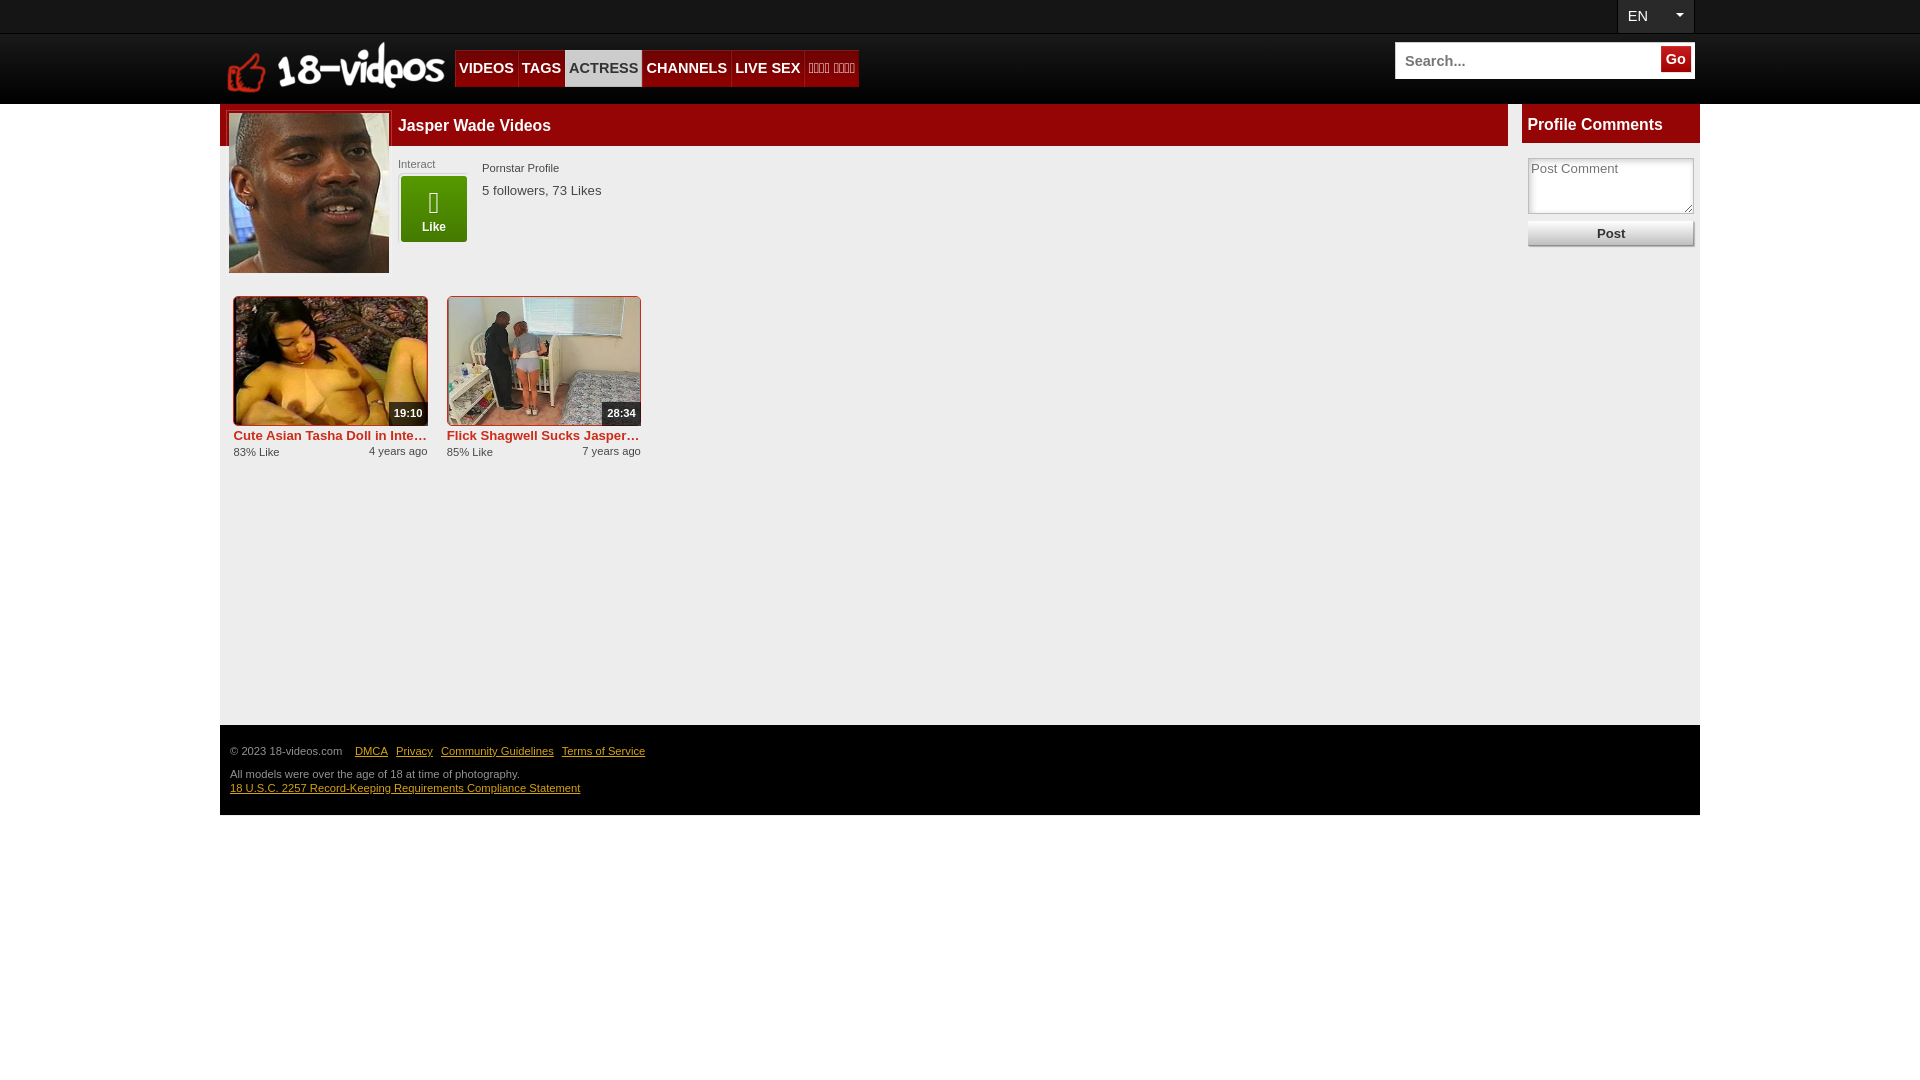 Image resolution: width=1920 pixels, height=1080 pixels. Describe the element at coordinates (564, 67) in the screenshot. I see `'ACTRESS'` at that location.